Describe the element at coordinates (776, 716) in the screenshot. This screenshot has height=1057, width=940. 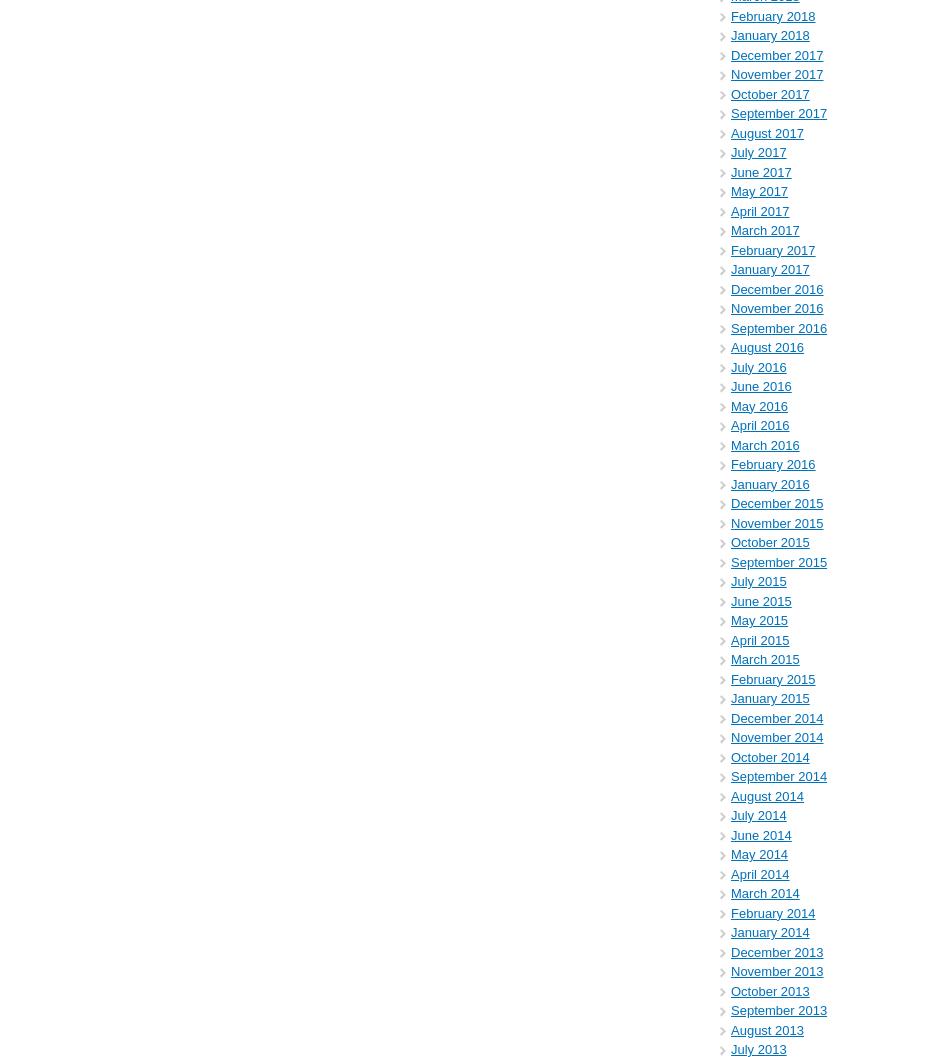
I see `'December 2014'` at that location.